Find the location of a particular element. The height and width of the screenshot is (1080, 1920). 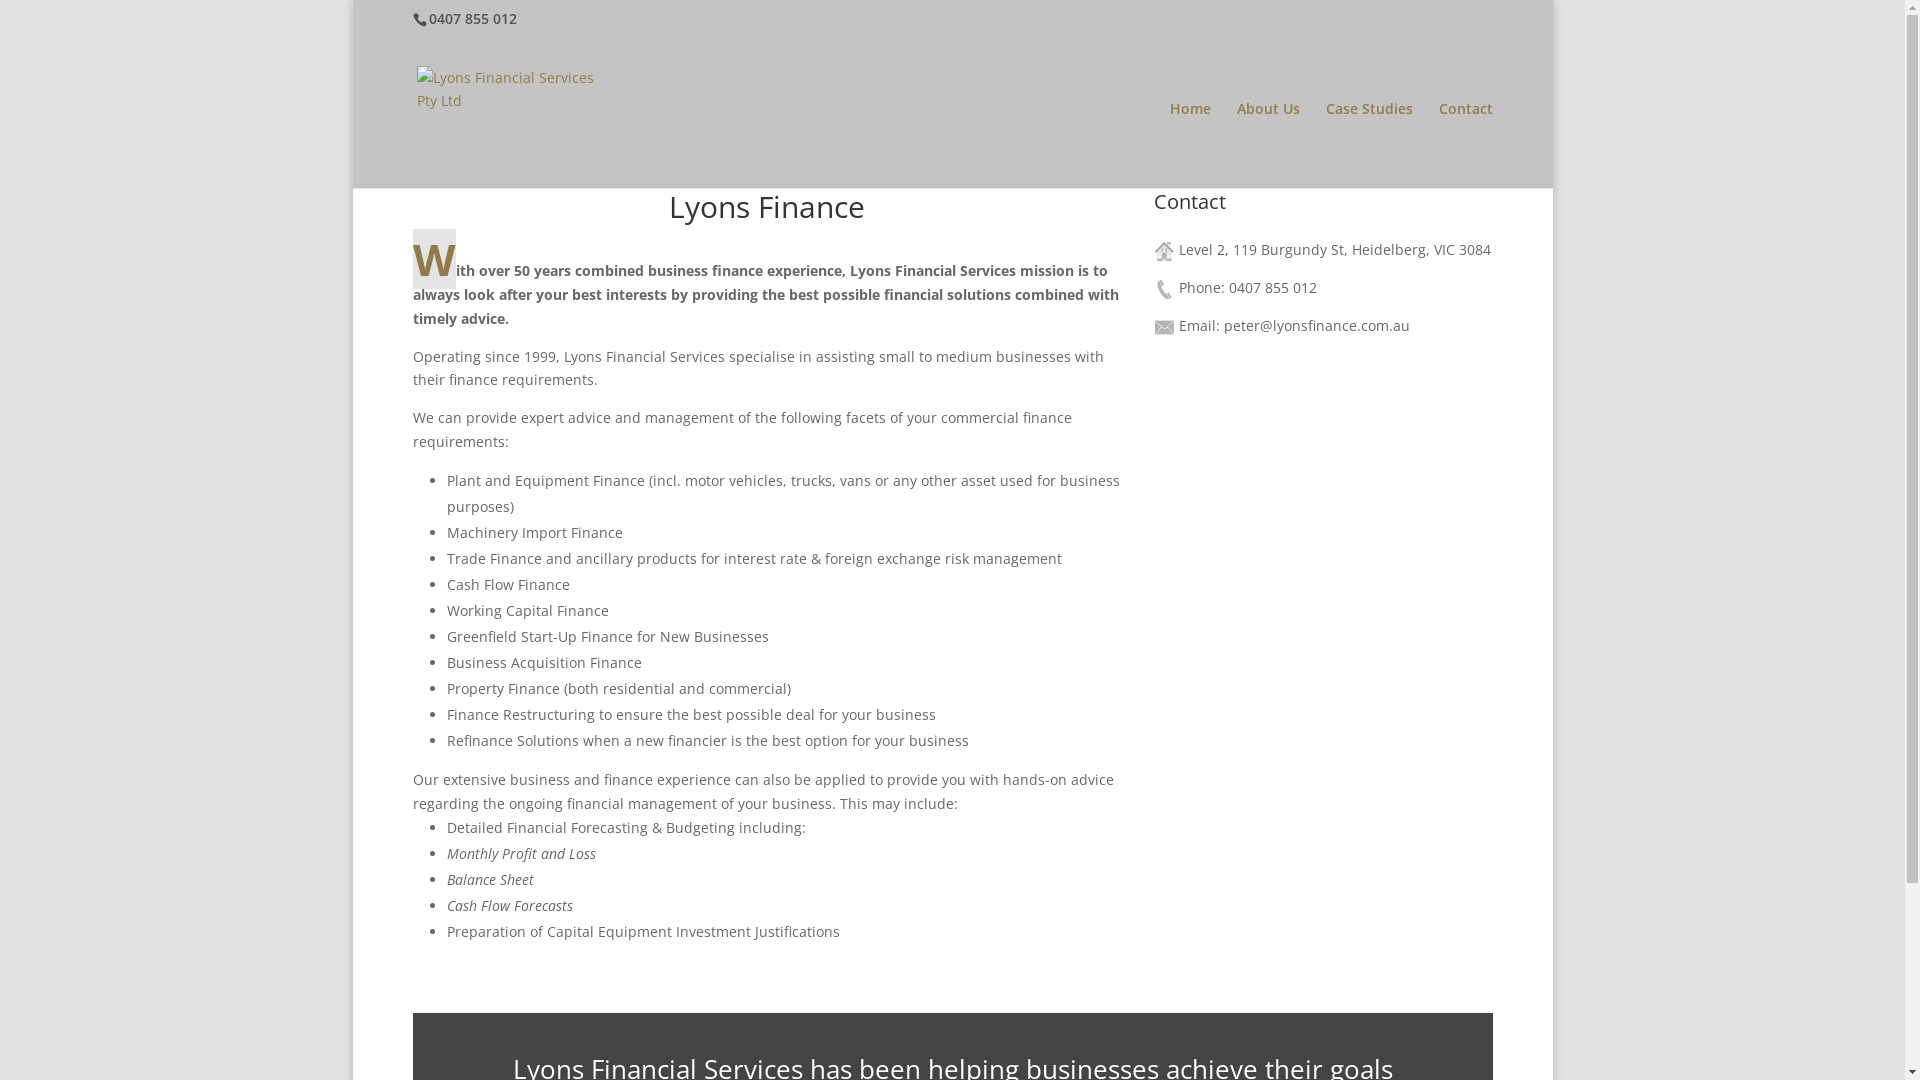

'About Us' is located at coordinates (1266, 144).